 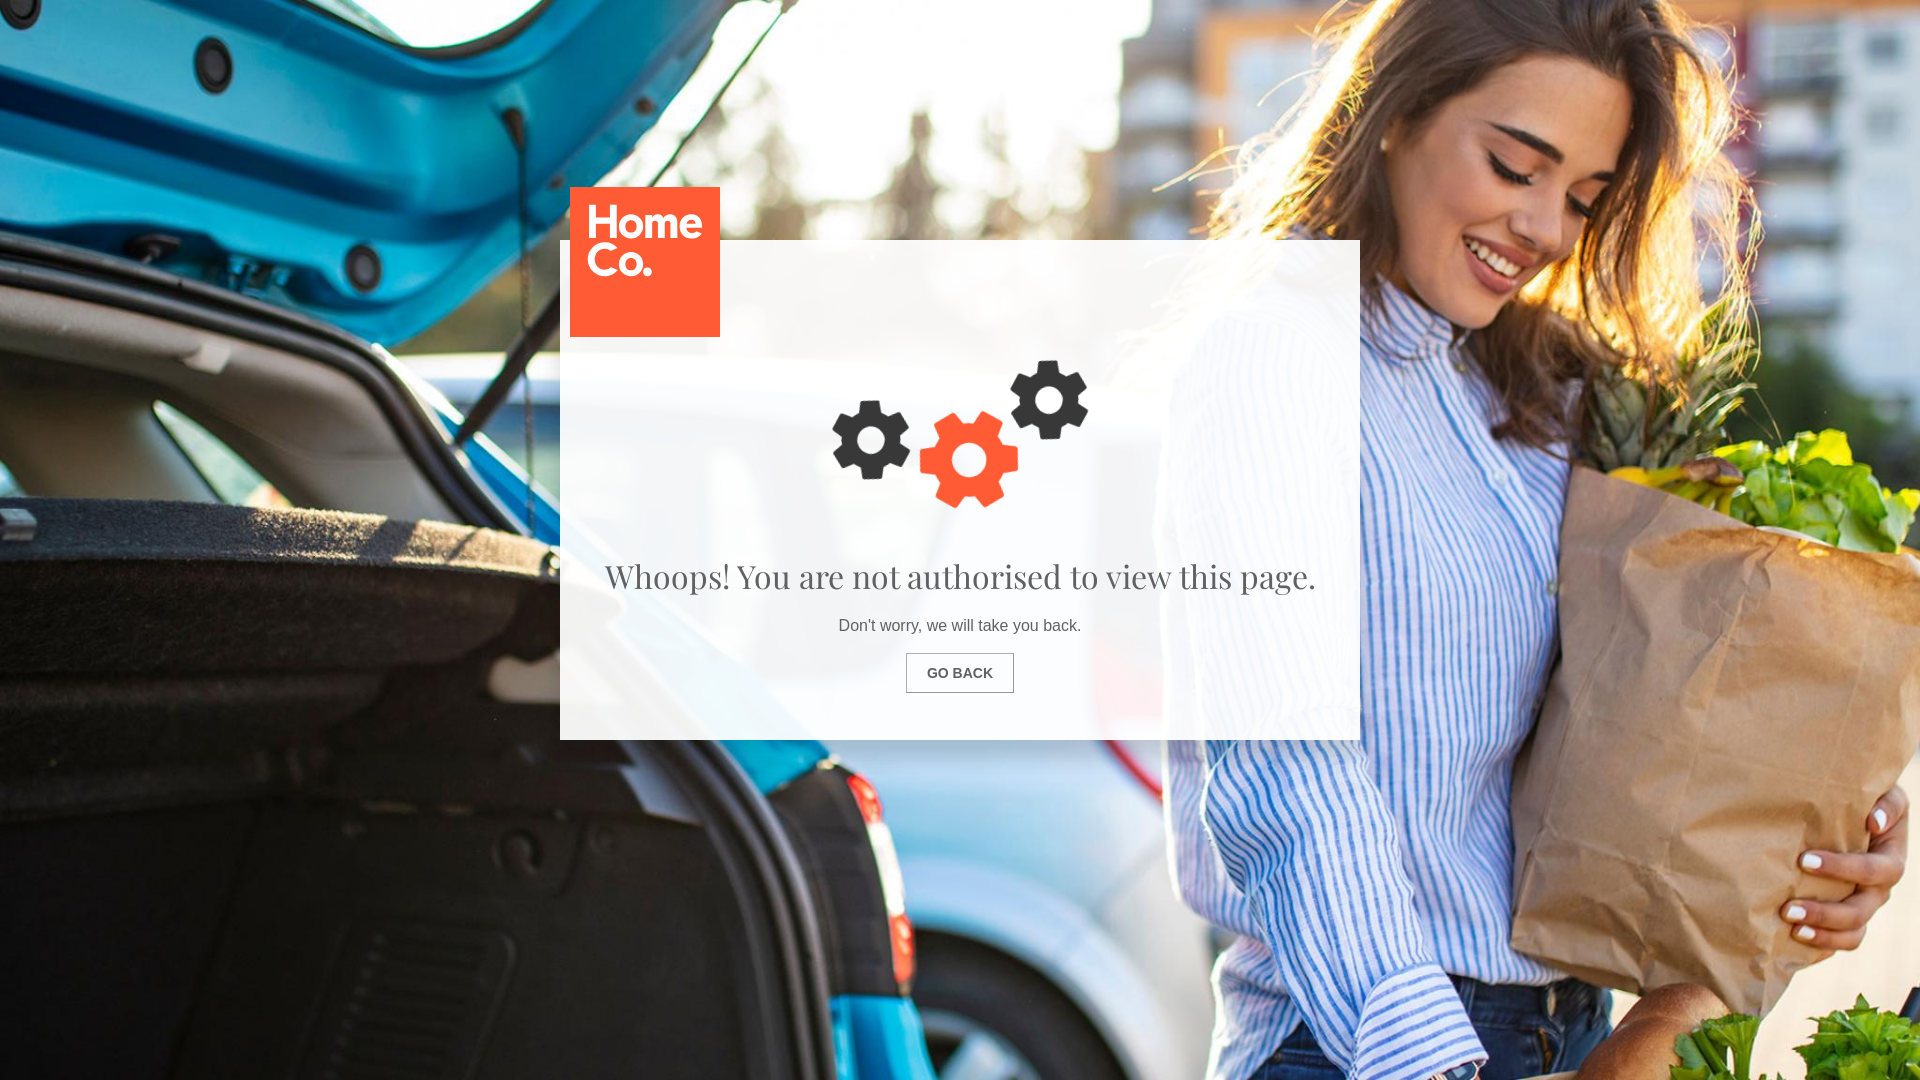 I want to click on 'GO BACK', so click(x=960, y=672).